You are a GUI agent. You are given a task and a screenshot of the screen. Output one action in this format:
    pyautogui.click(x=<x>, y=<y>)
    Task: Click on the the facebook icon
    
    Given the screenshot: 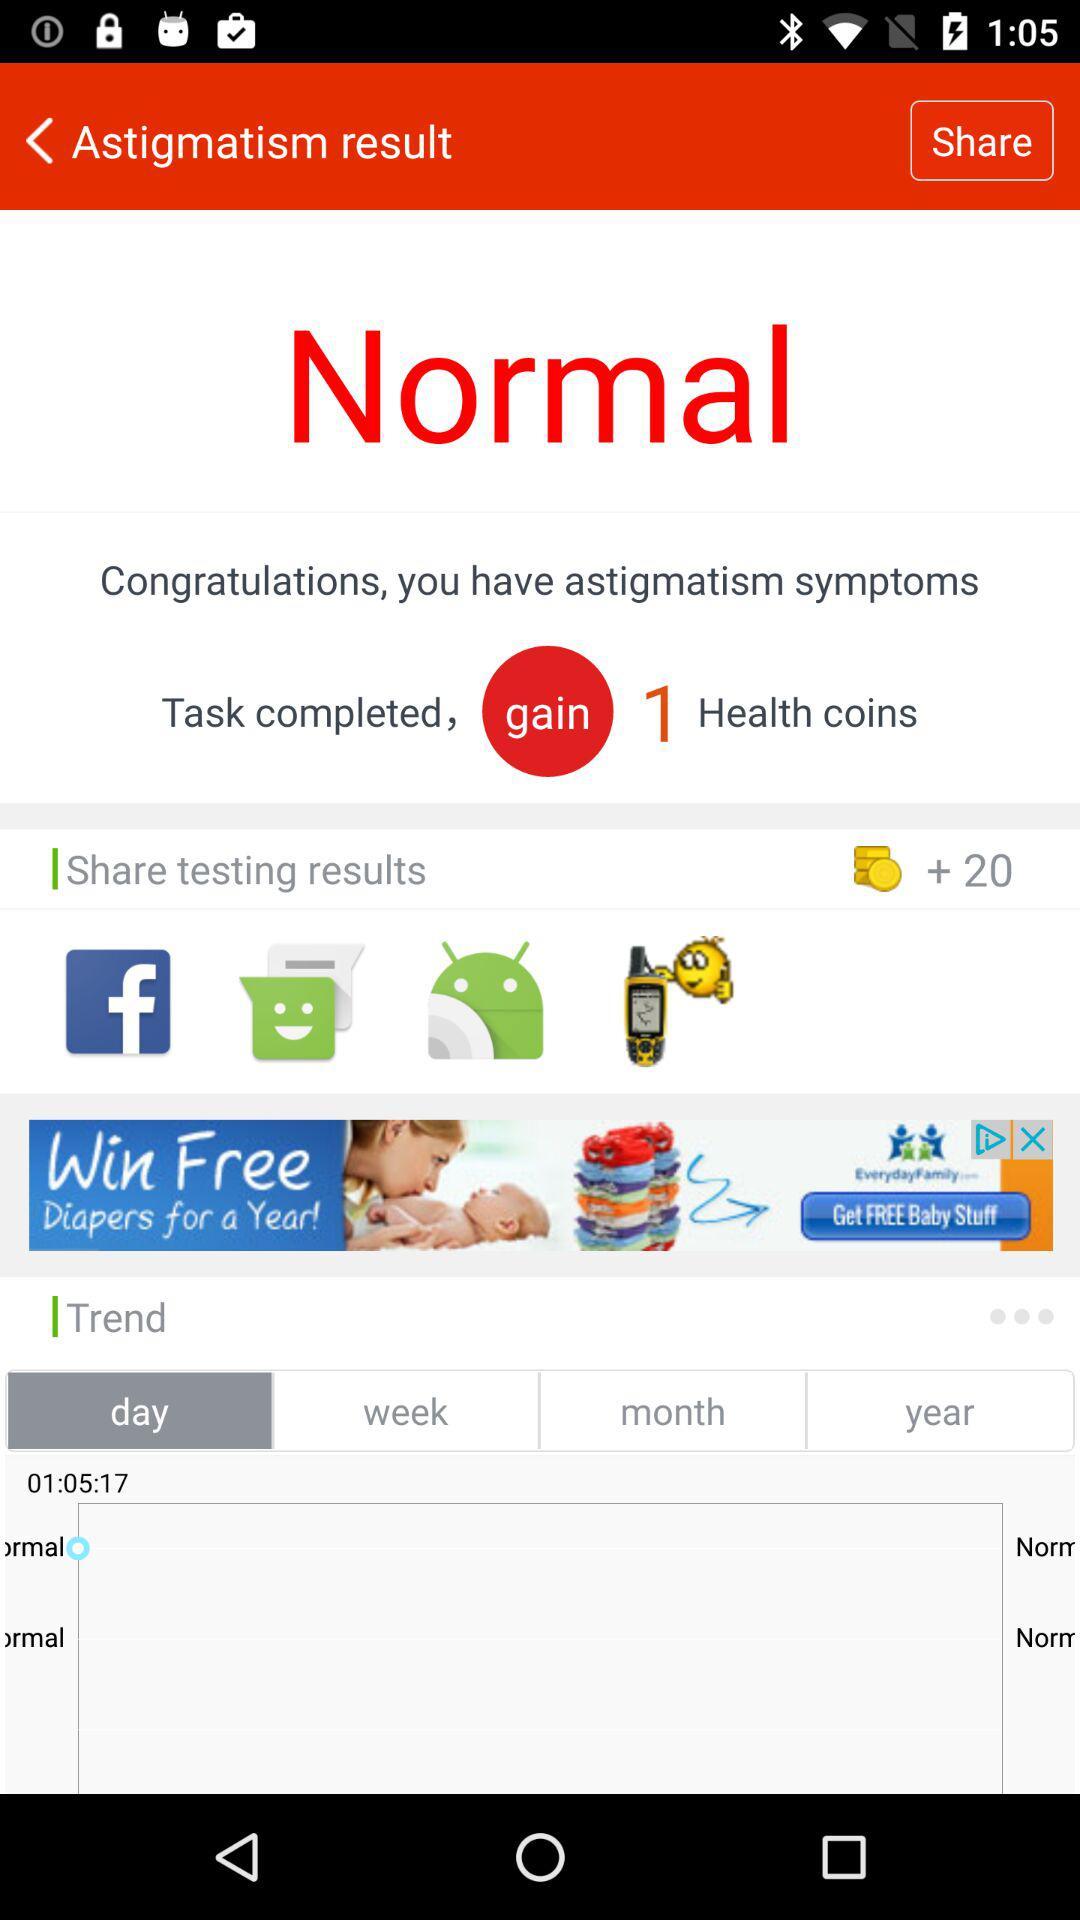 What is the action you would take?
    pyautogui.click(x=118, y=1001)
    